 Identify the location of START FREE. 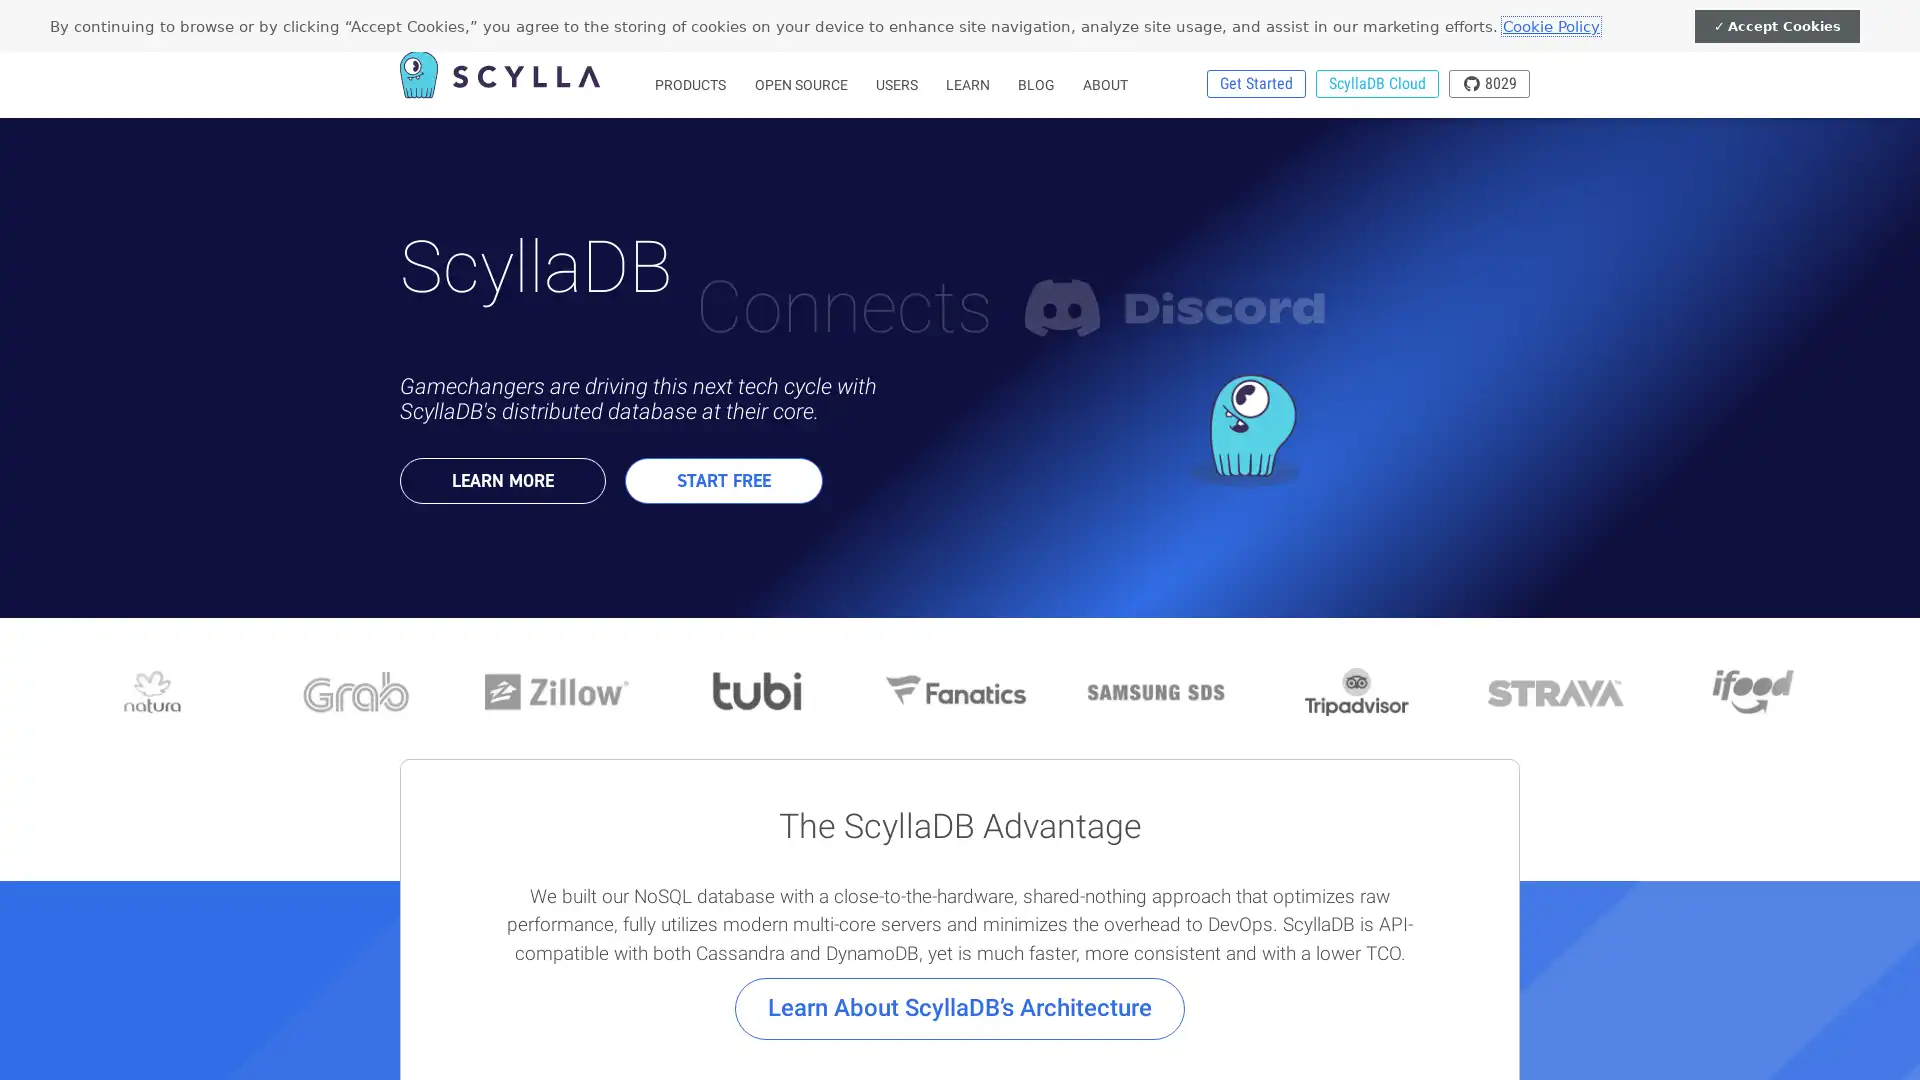
(723, 480).